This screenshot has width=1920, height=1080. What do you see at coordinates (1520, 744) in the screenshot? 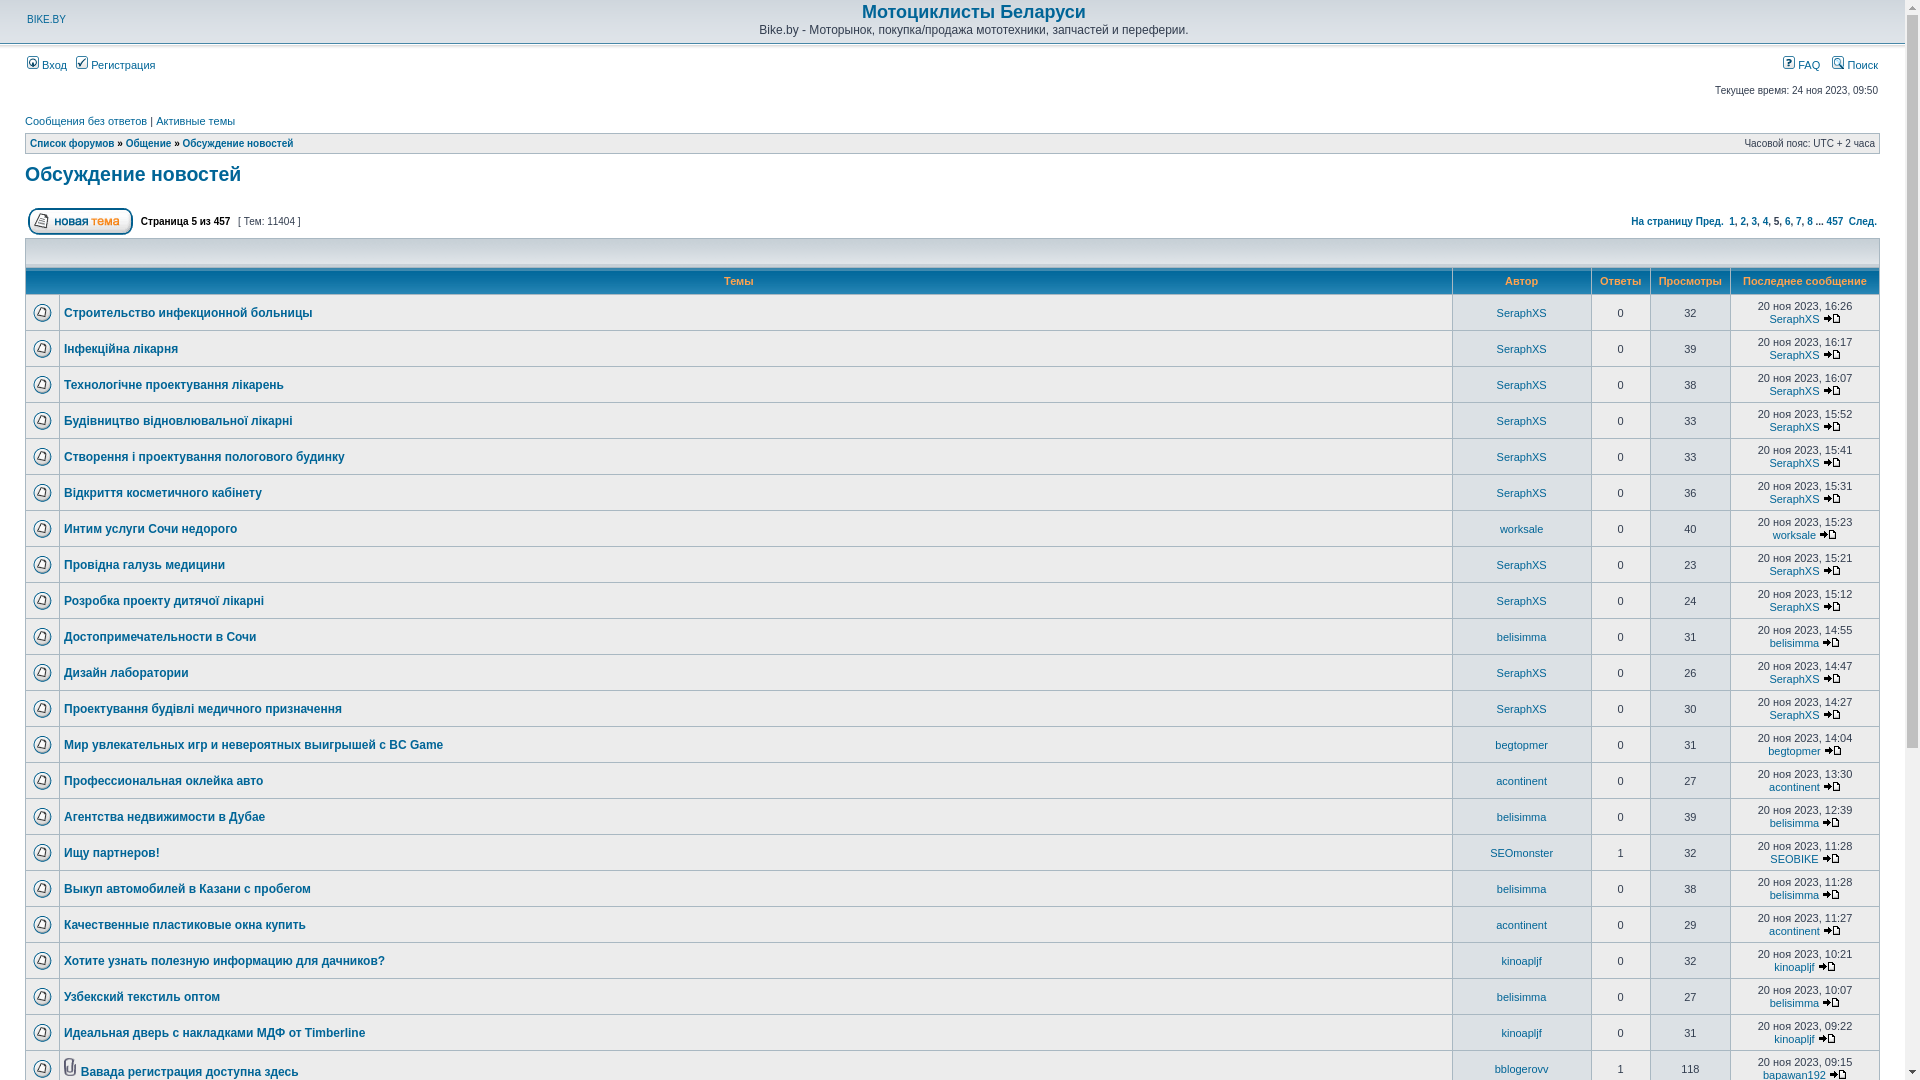
I see `'begtopmer'` at bounding box center [1520, 744].